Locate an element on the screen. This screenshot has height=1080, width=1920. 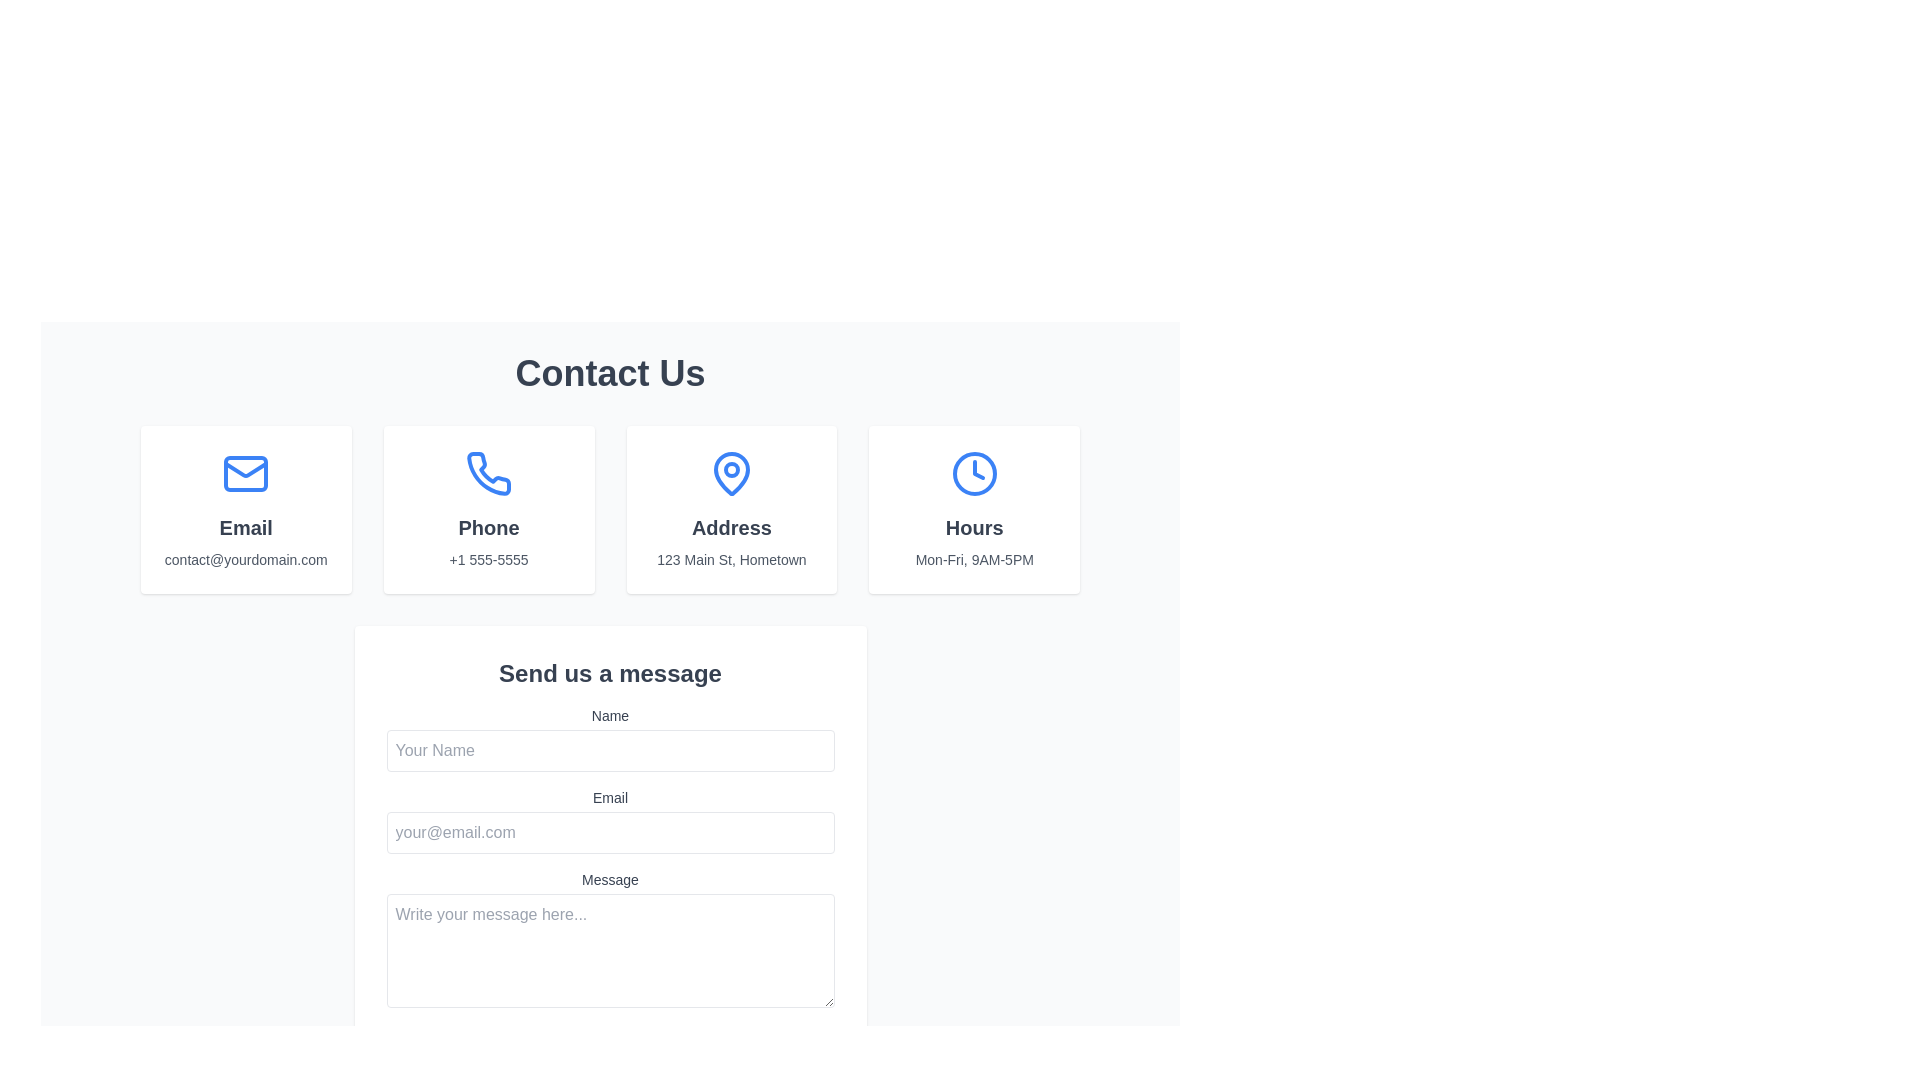
the bold text label reading 'Address' styled in an extra-large dark gray font, located within the center section of a card under 'Contact Us', positioned below the circular pin icon is located at coordinates (730, 527).